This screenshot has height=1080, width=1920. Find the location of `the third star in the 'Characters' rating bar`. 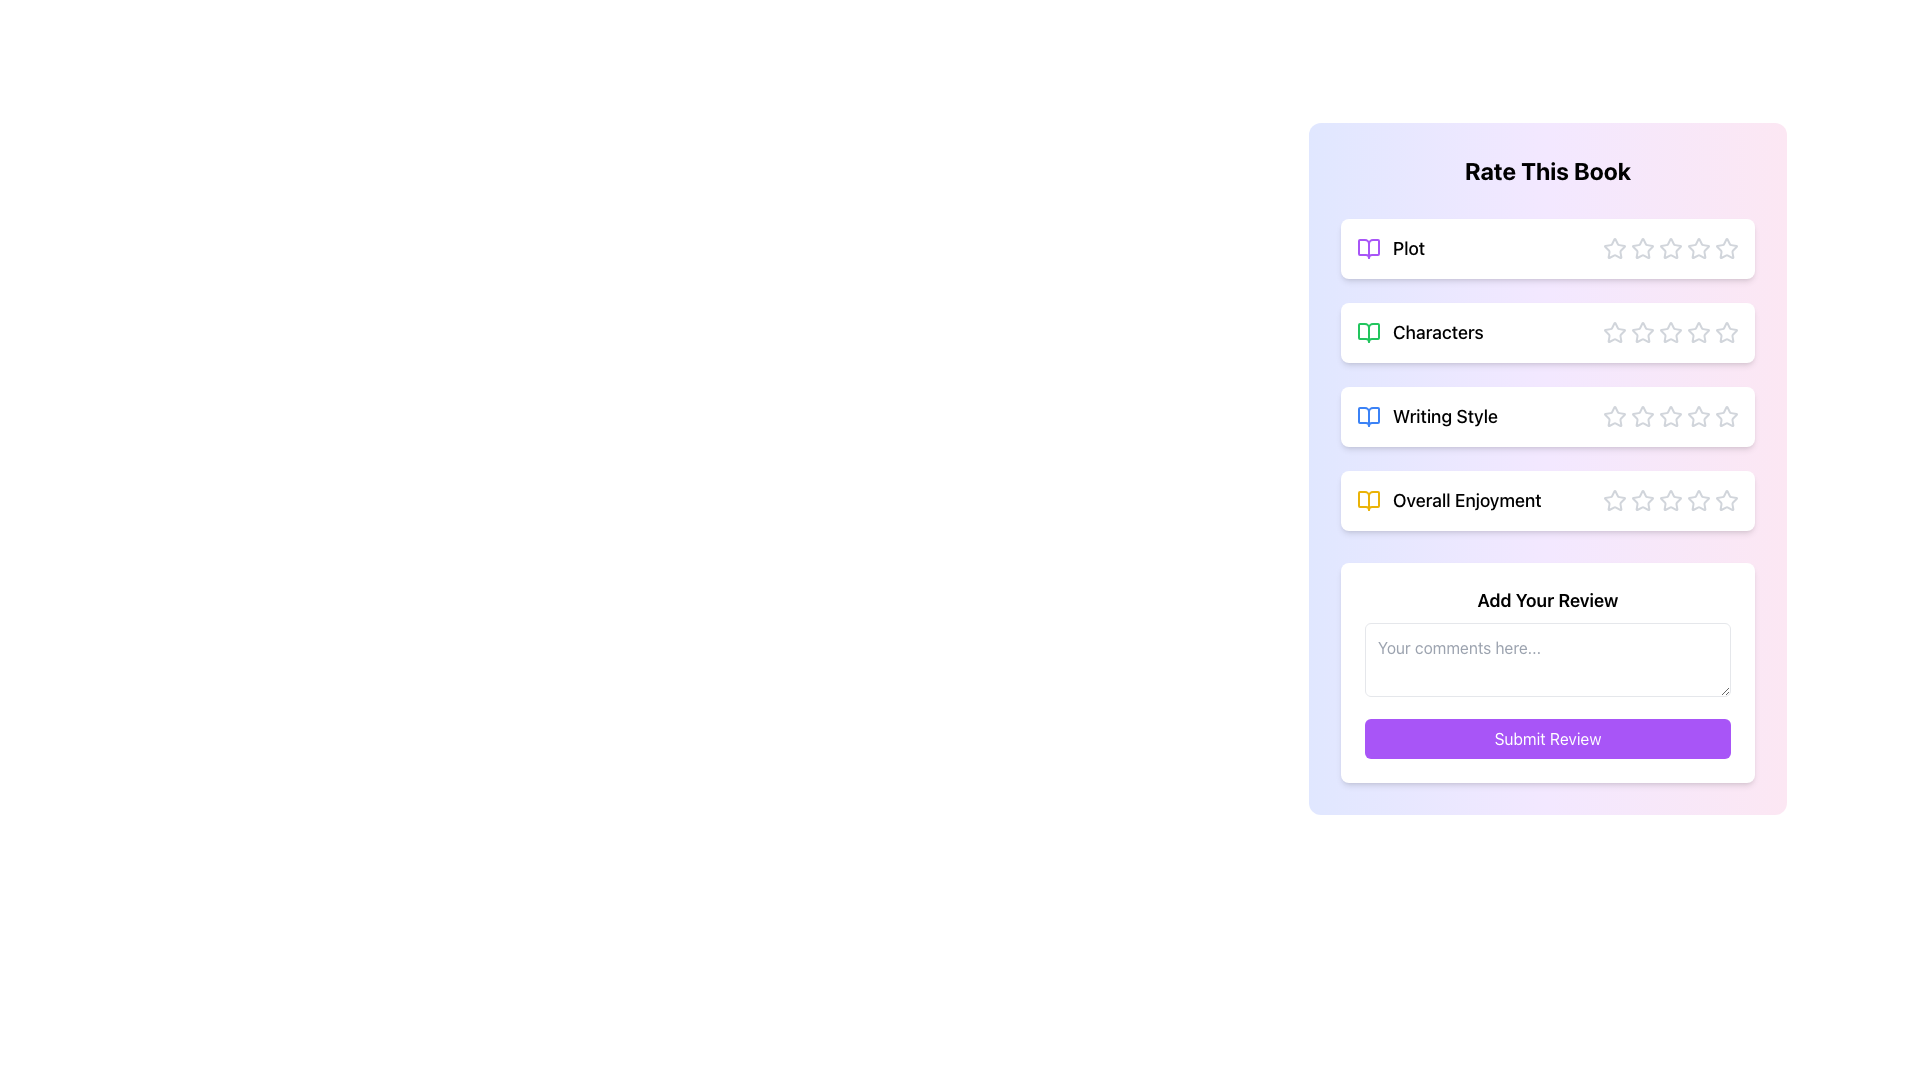

the third star in the 'Characters' rating bar is located at coordinates (1670, 331).